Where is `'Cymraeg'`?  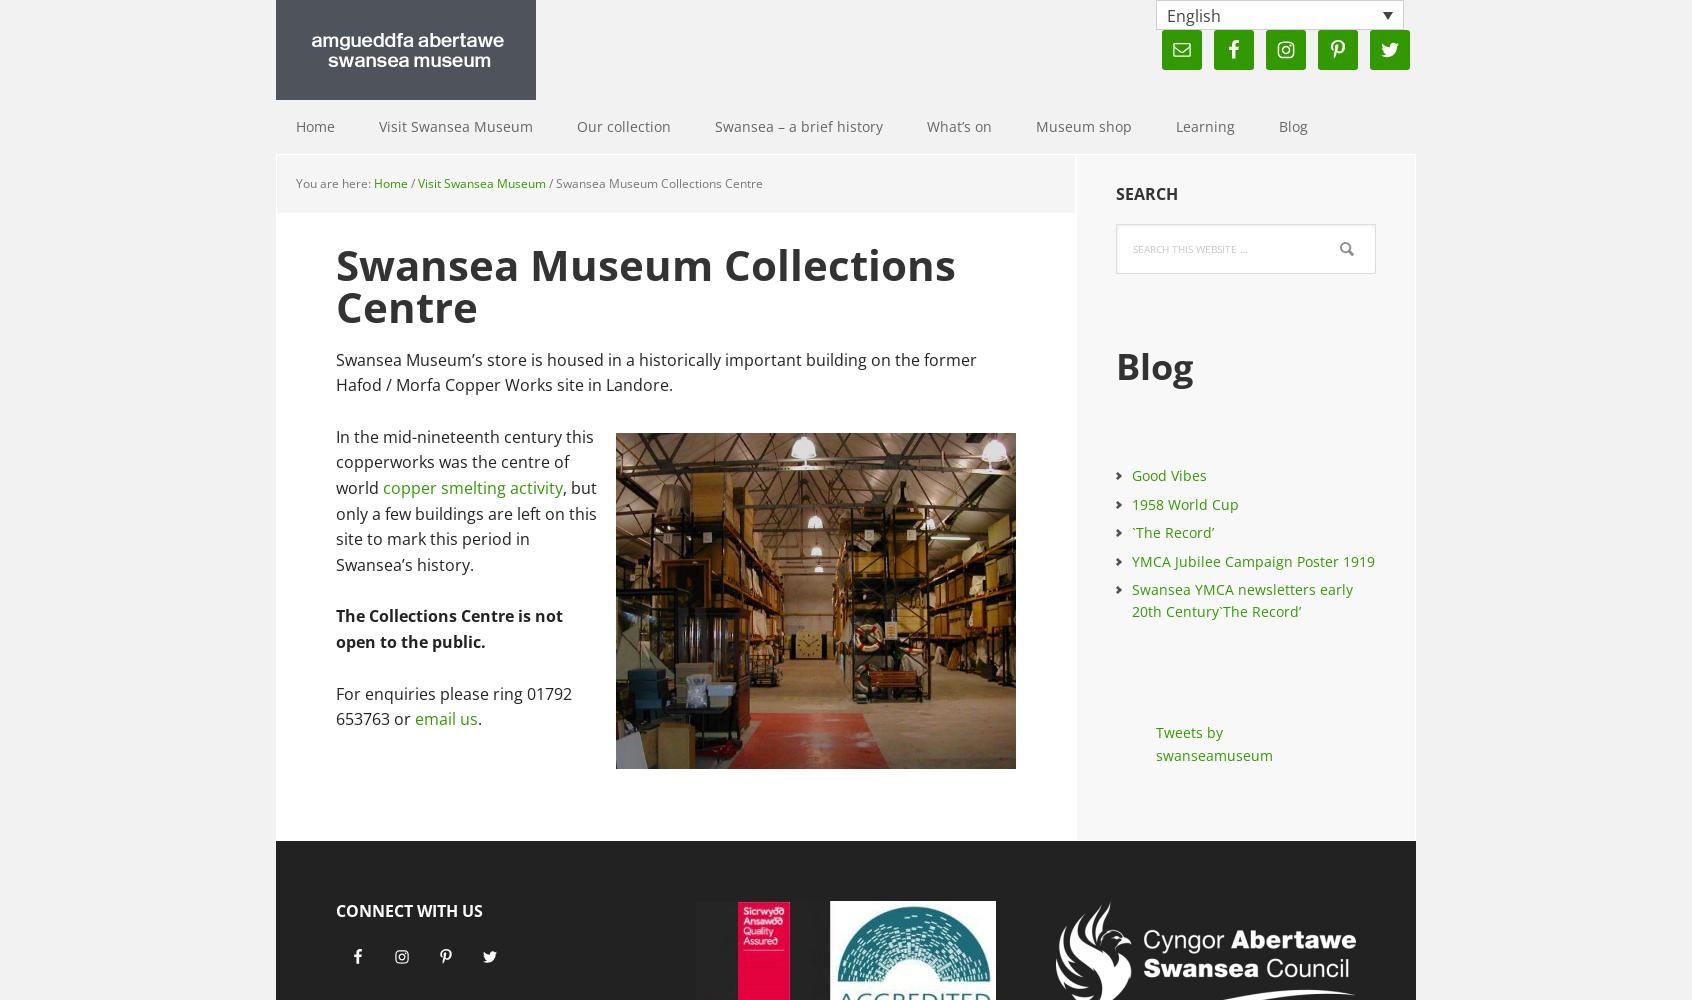 'Cymraeg' is located at coordinates (1200, 45).